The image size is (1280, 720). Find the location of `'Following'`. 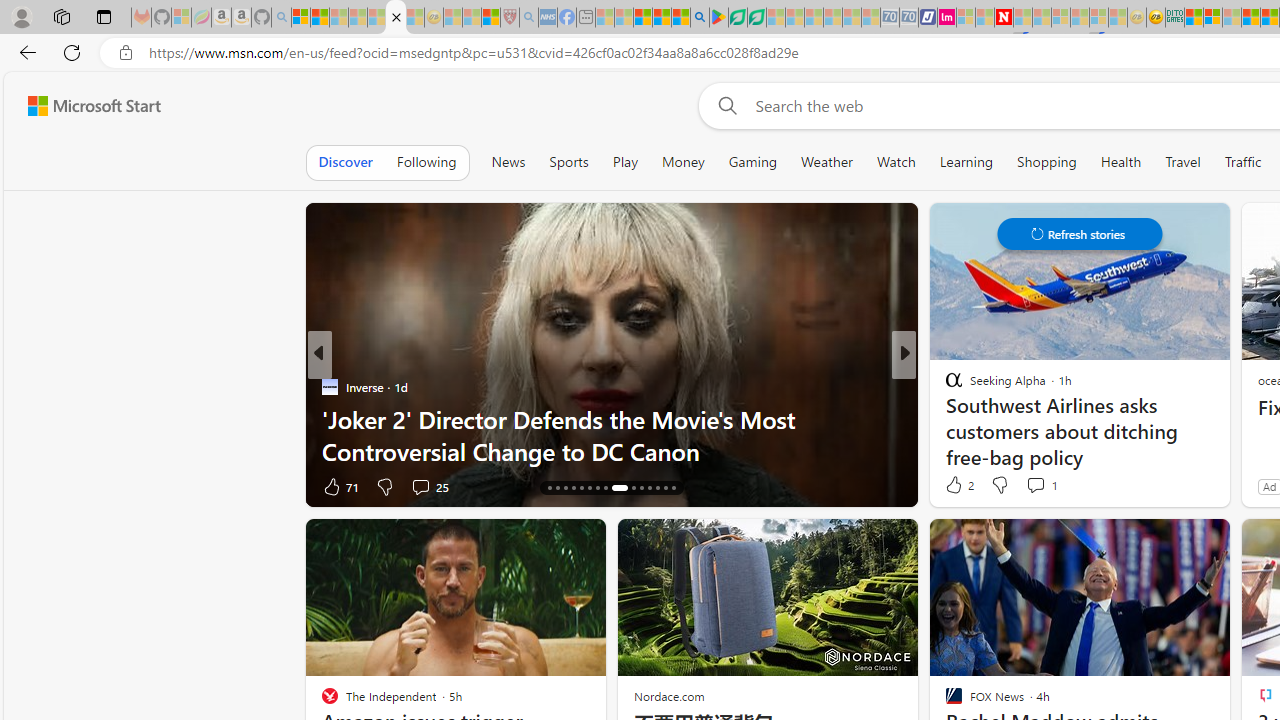

'Following' is located at coordinates (425, 161).